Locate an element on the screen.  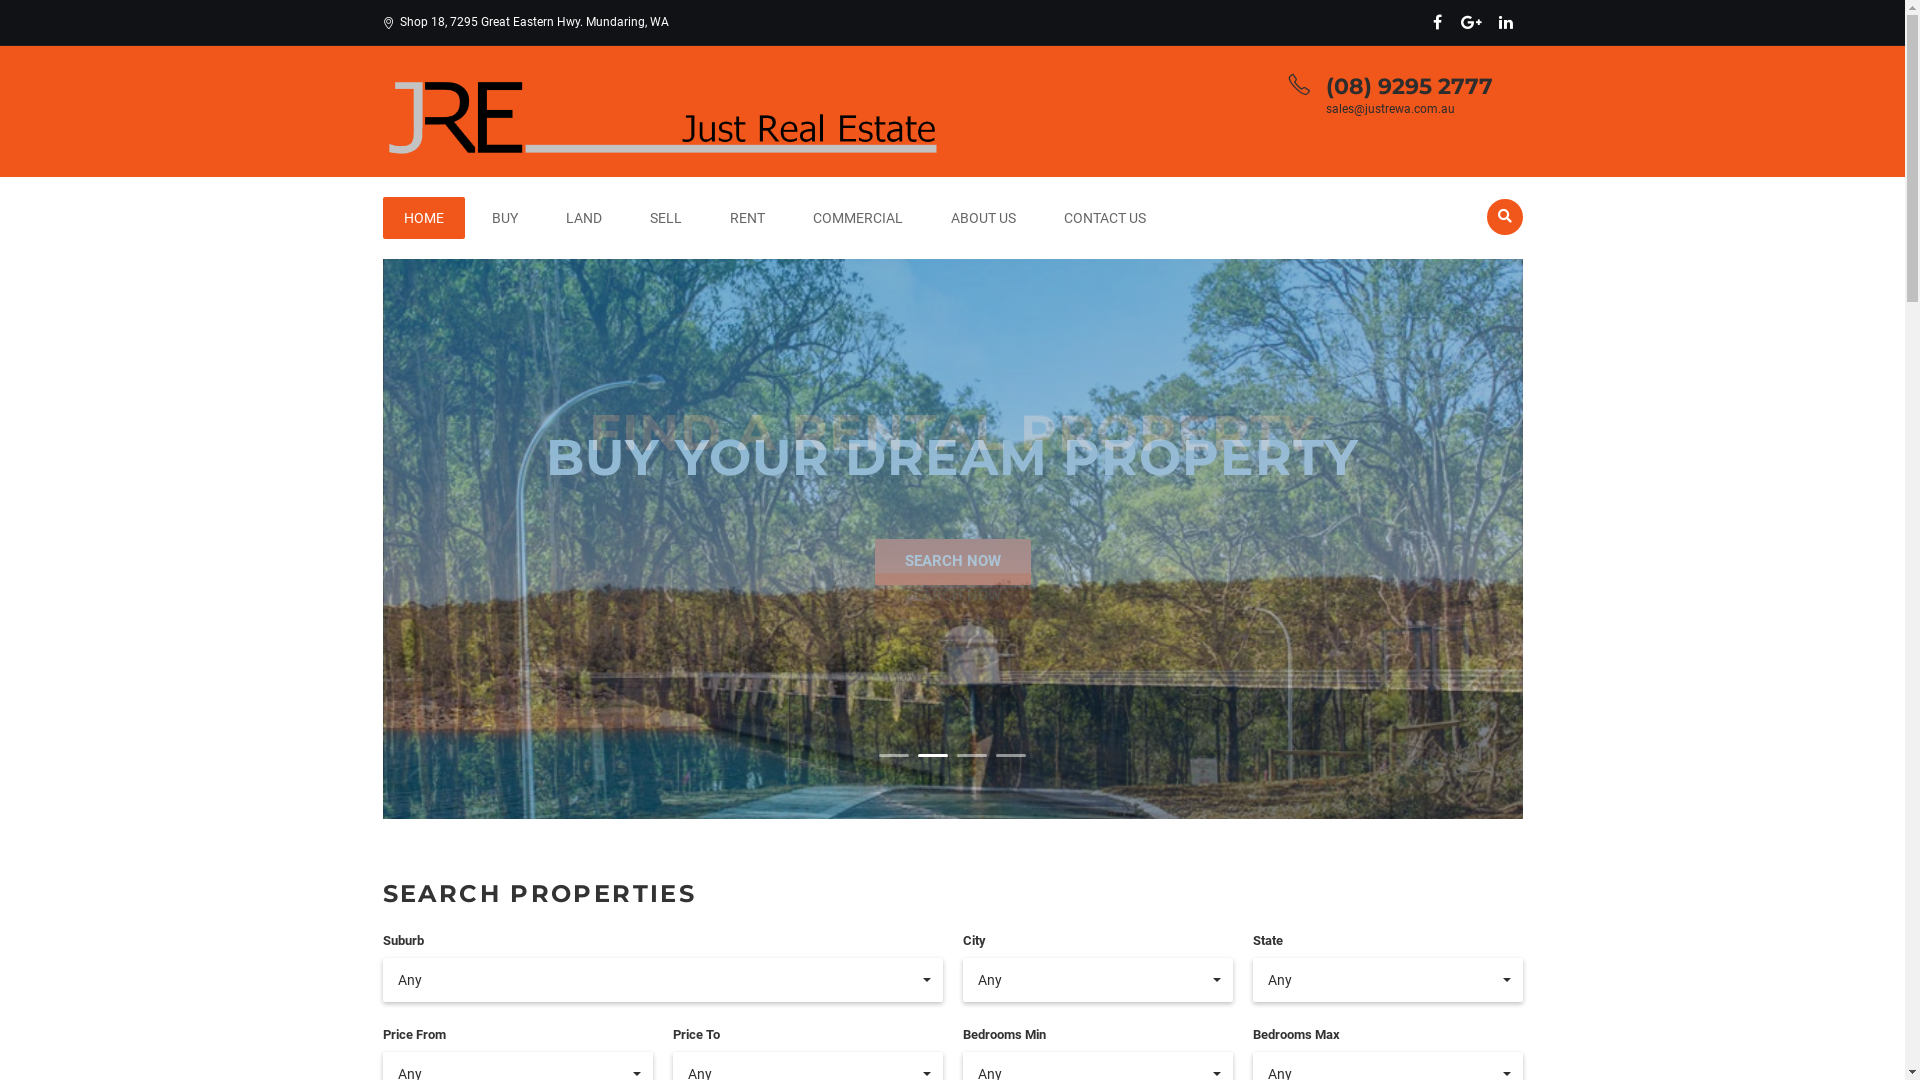
'CONTACT US' is located at coordinates (1103, 218).